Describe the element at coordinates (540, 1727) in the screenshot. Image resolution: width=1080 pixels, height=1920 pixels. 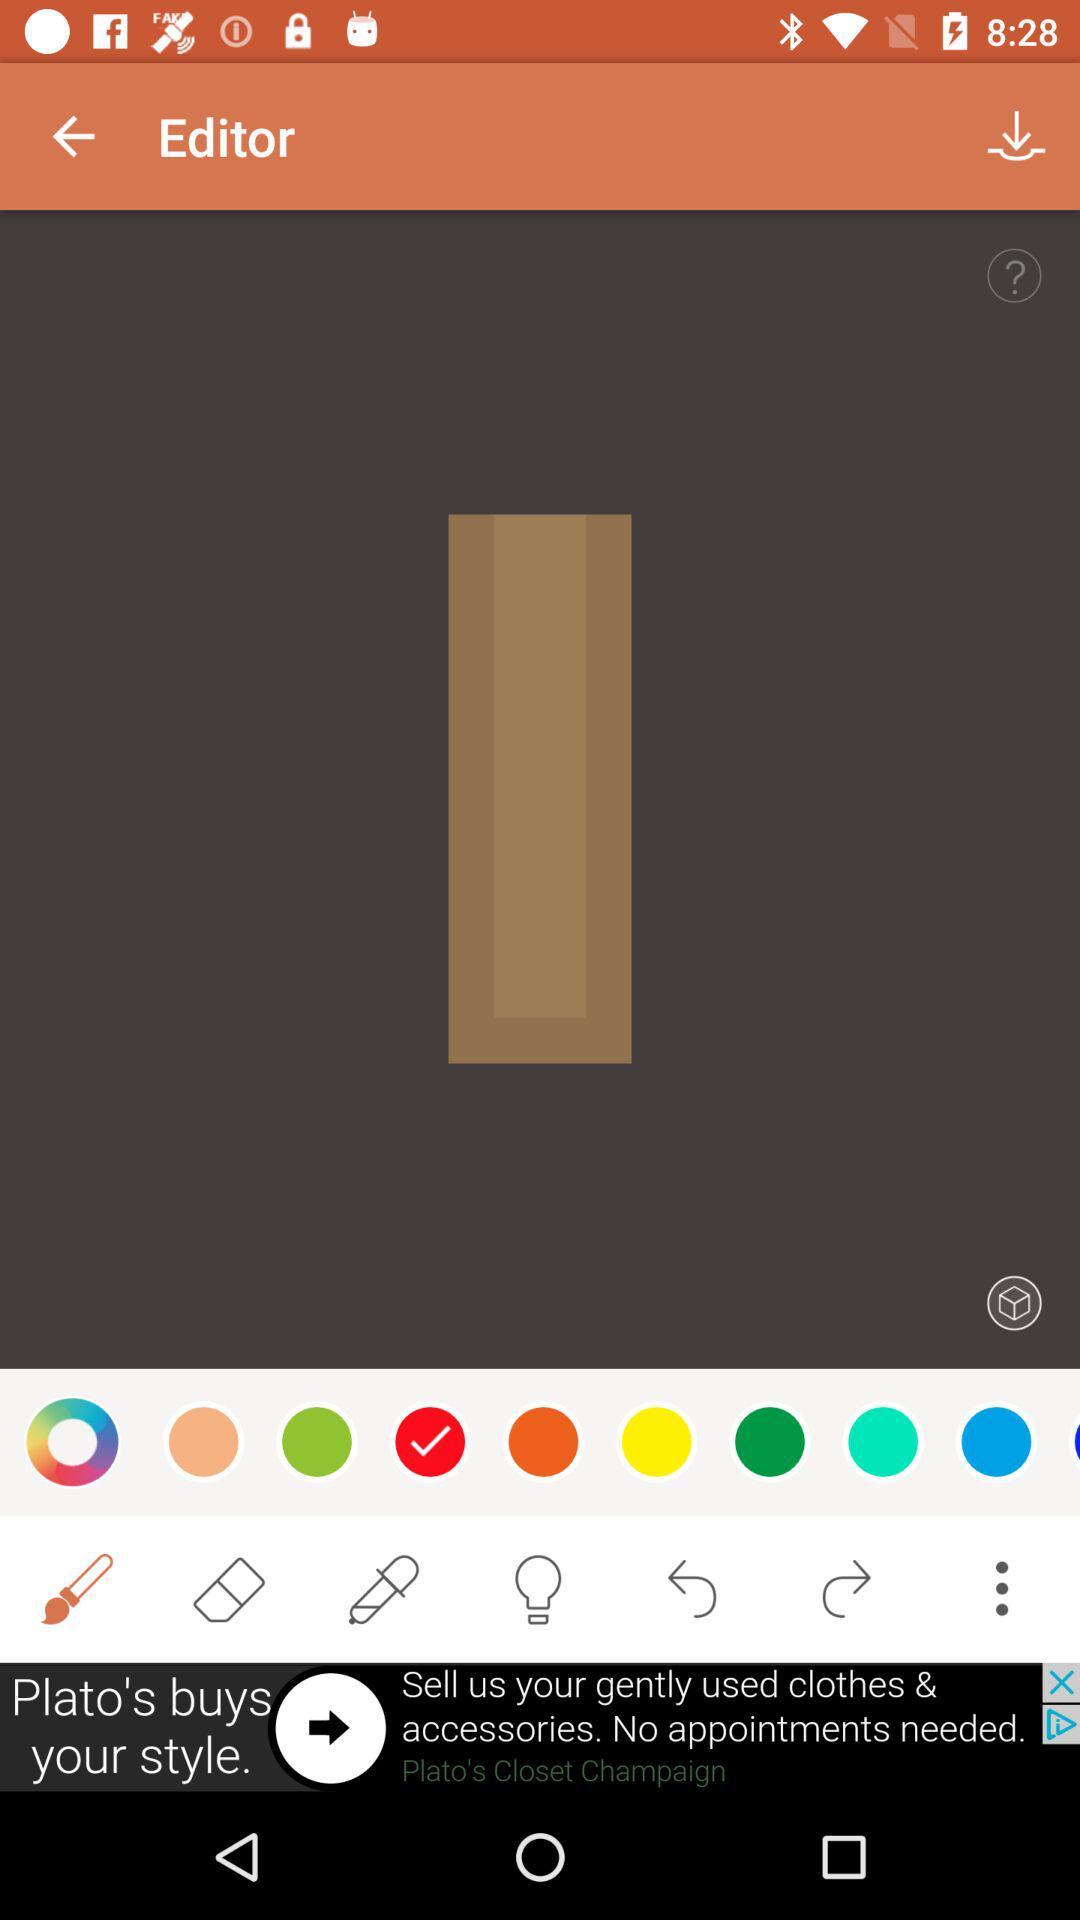
I see `advert pop up` at that location.